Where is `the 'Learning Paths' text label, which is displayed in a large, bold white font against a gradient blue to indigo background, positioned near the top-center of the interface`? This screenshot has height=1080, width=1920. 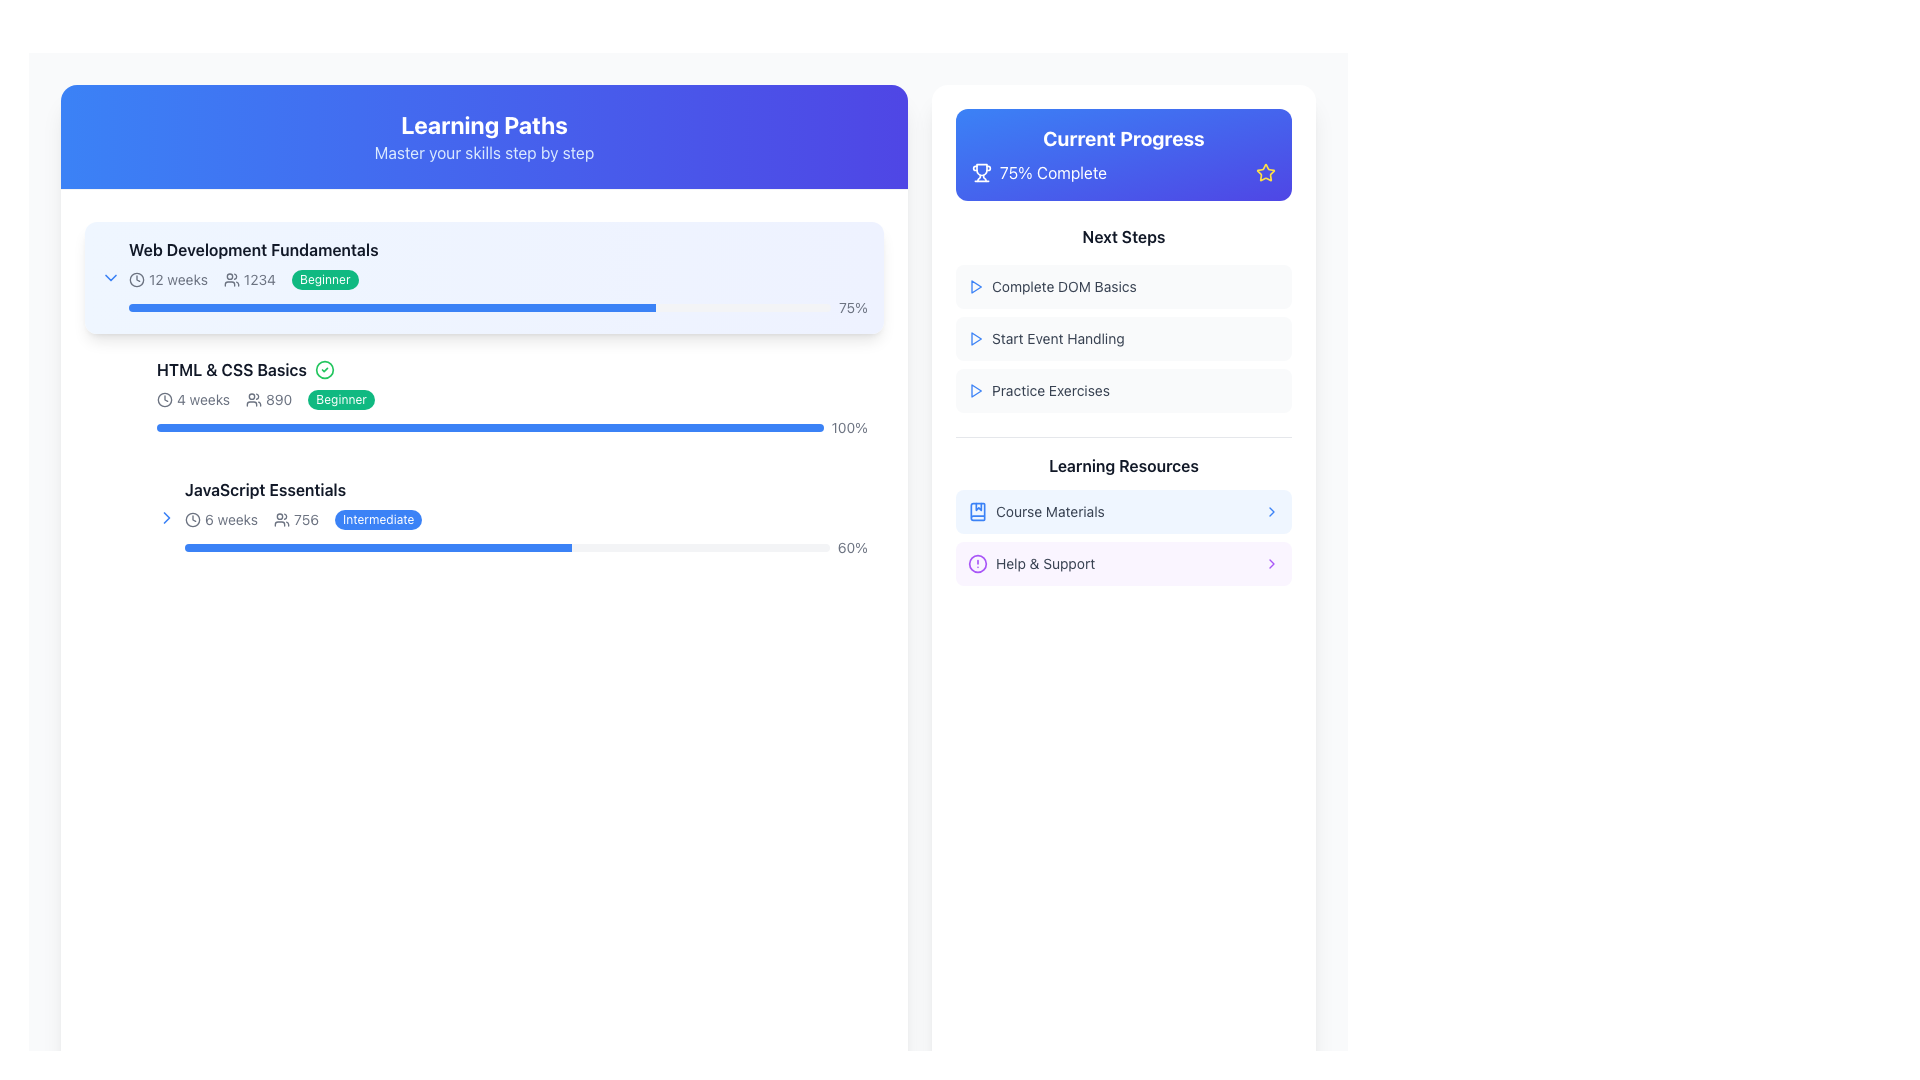
the 'Learning Paths' text label, which is displayed in a large, bold white font against a gradient blue to indigo background, positioned near the top-center of the interface is located at coordinates (484, 124).